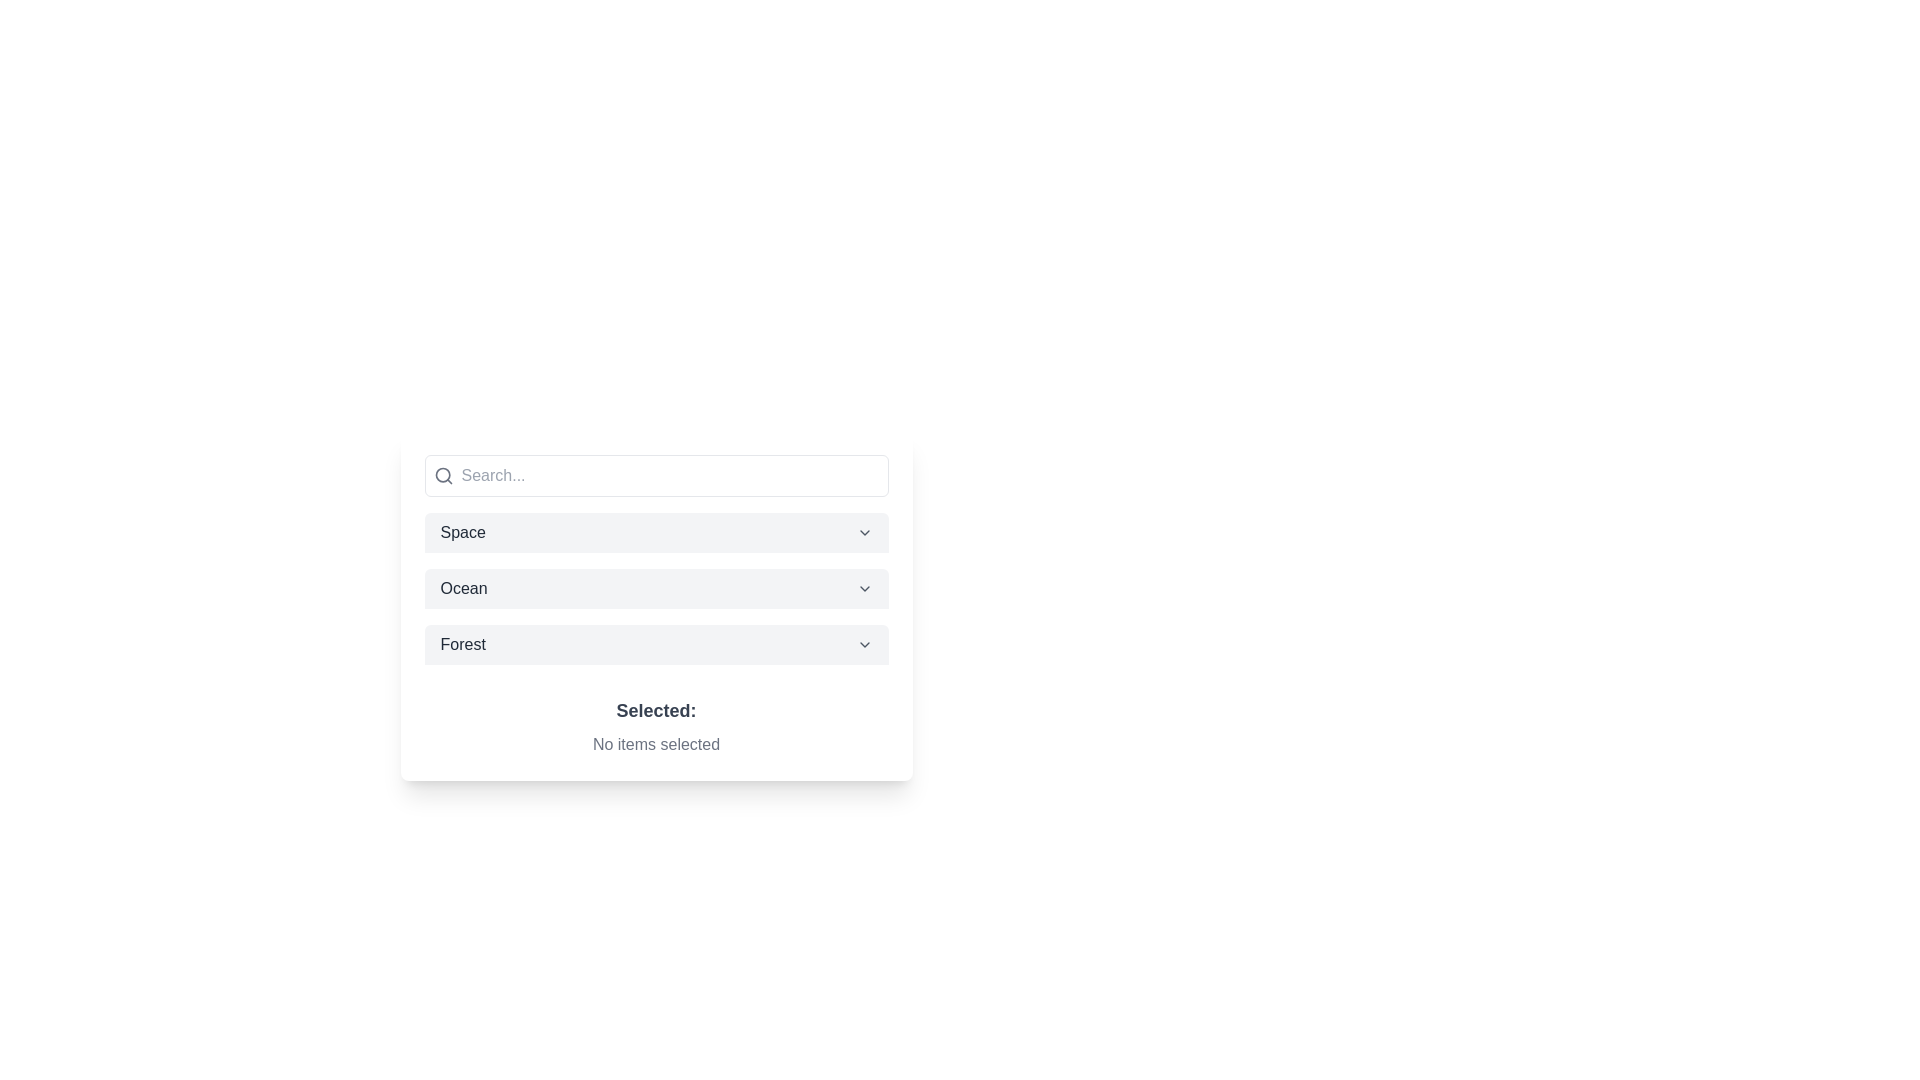  I want to click on the dropdown menu labeled 'Ocean', so click(656, 604).